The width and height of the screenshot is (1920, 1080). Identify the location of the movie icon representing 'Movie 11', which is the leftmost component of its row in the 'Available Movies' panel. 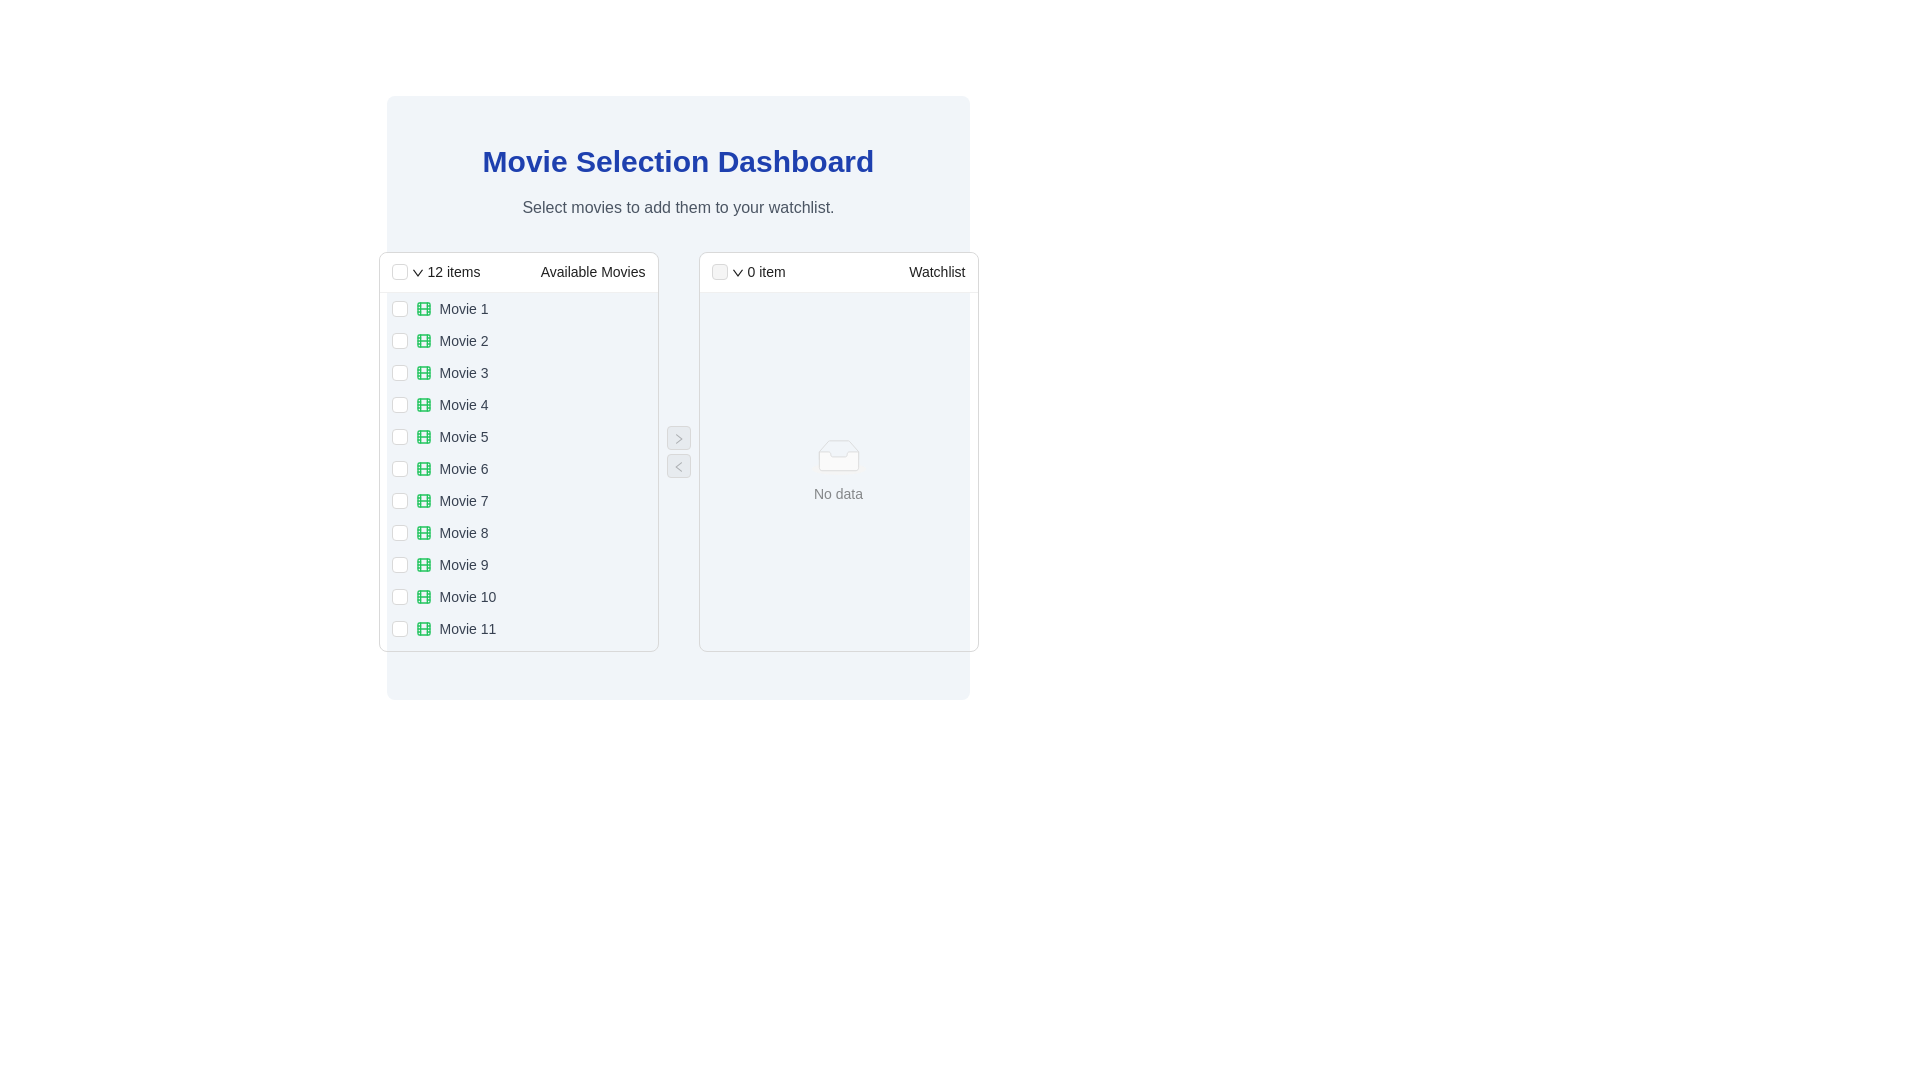
(422, 627).